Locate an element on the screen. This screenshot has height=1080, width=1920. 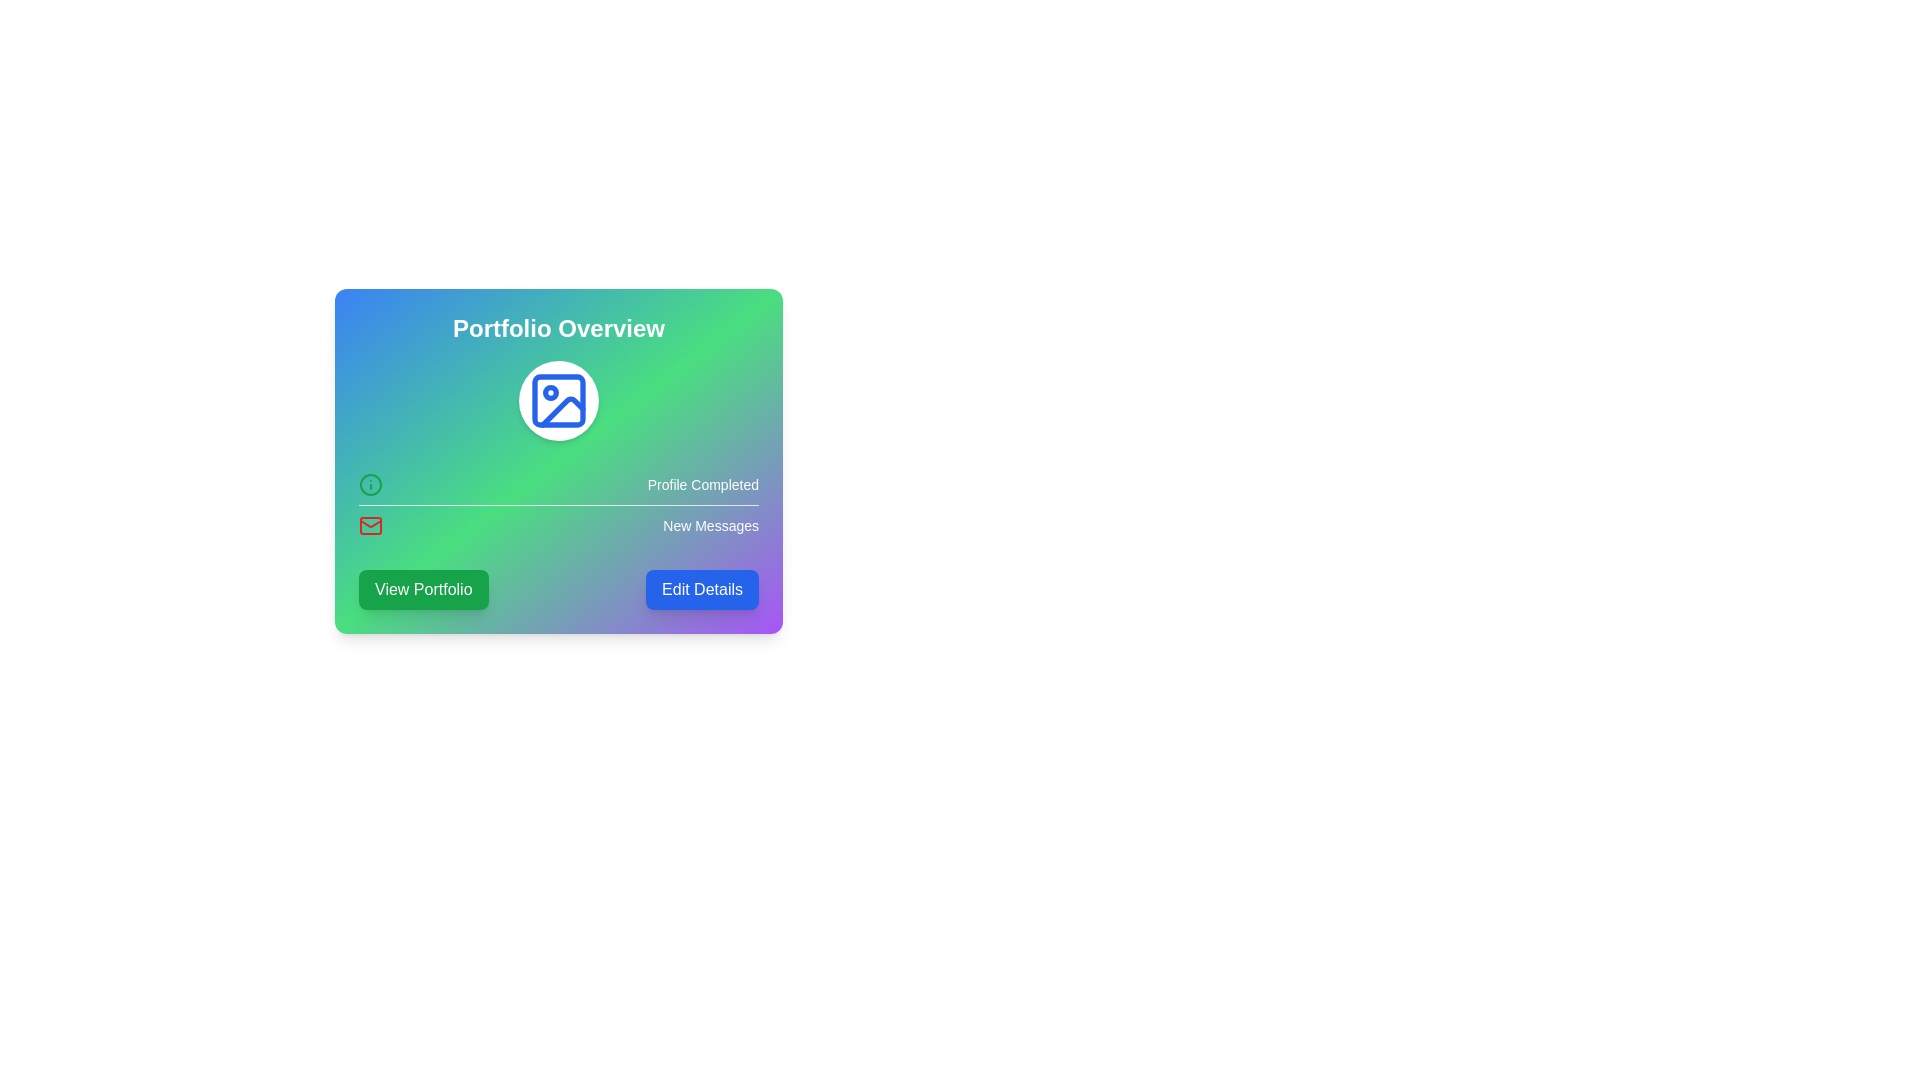
the text label displaying 'Profile Completed', which is styled with white text and positioned in a colorful interface, aligned to the right of a horizontal layout is located at coordinates (703, 485).